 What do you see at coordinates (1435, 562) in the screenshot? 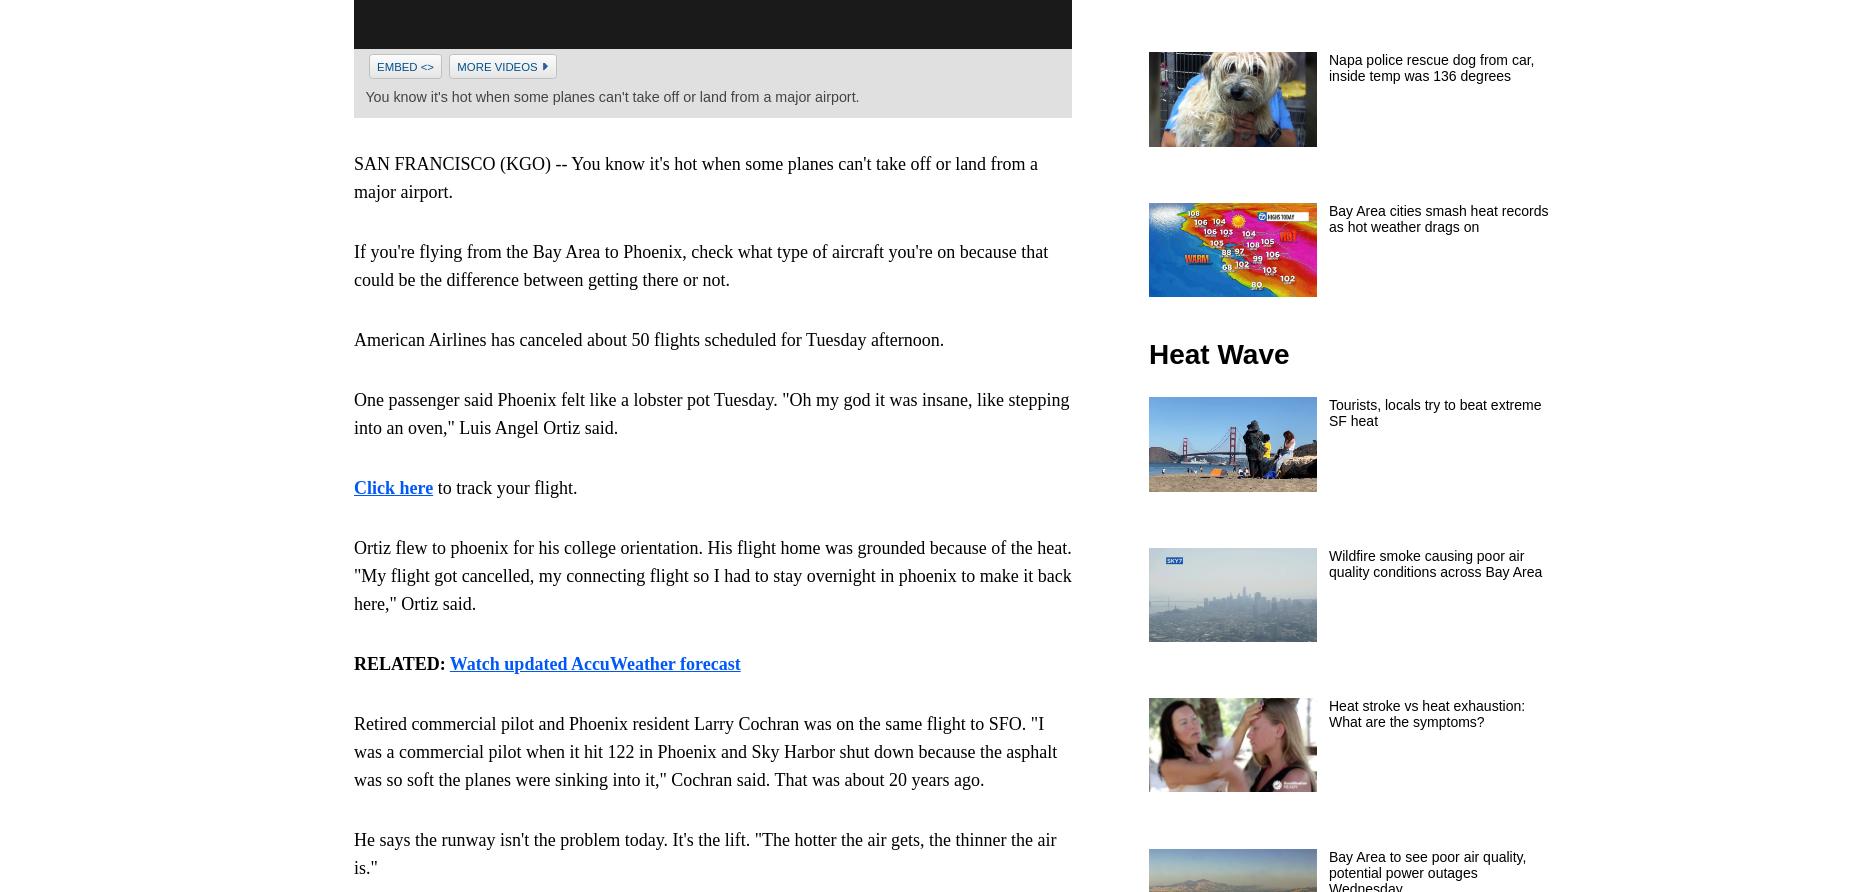
I see `'Wildfire smoke causing poor air quality conditions across Bay Area'` at bounding box center [1435, 562].